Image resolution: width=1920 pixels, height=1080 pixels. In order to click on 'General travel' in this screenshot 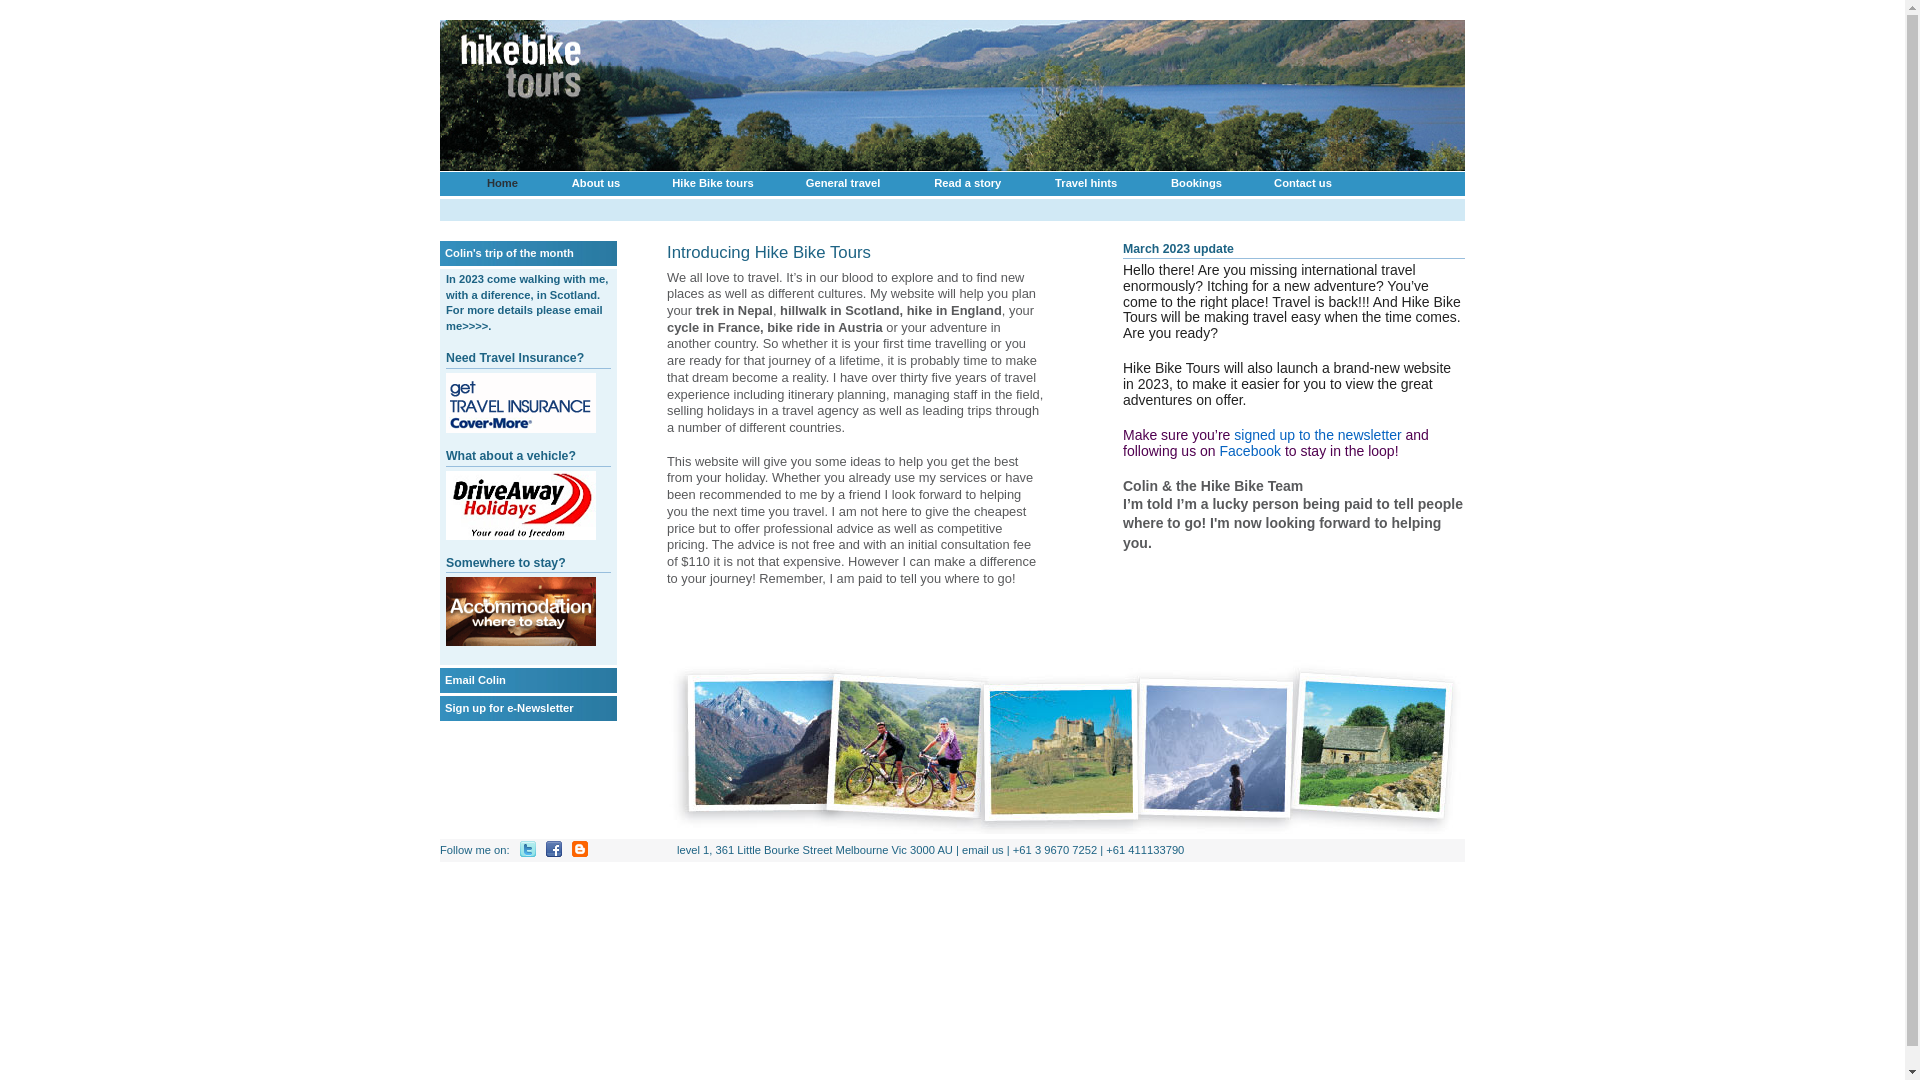, I will do `click(843, 183)`.